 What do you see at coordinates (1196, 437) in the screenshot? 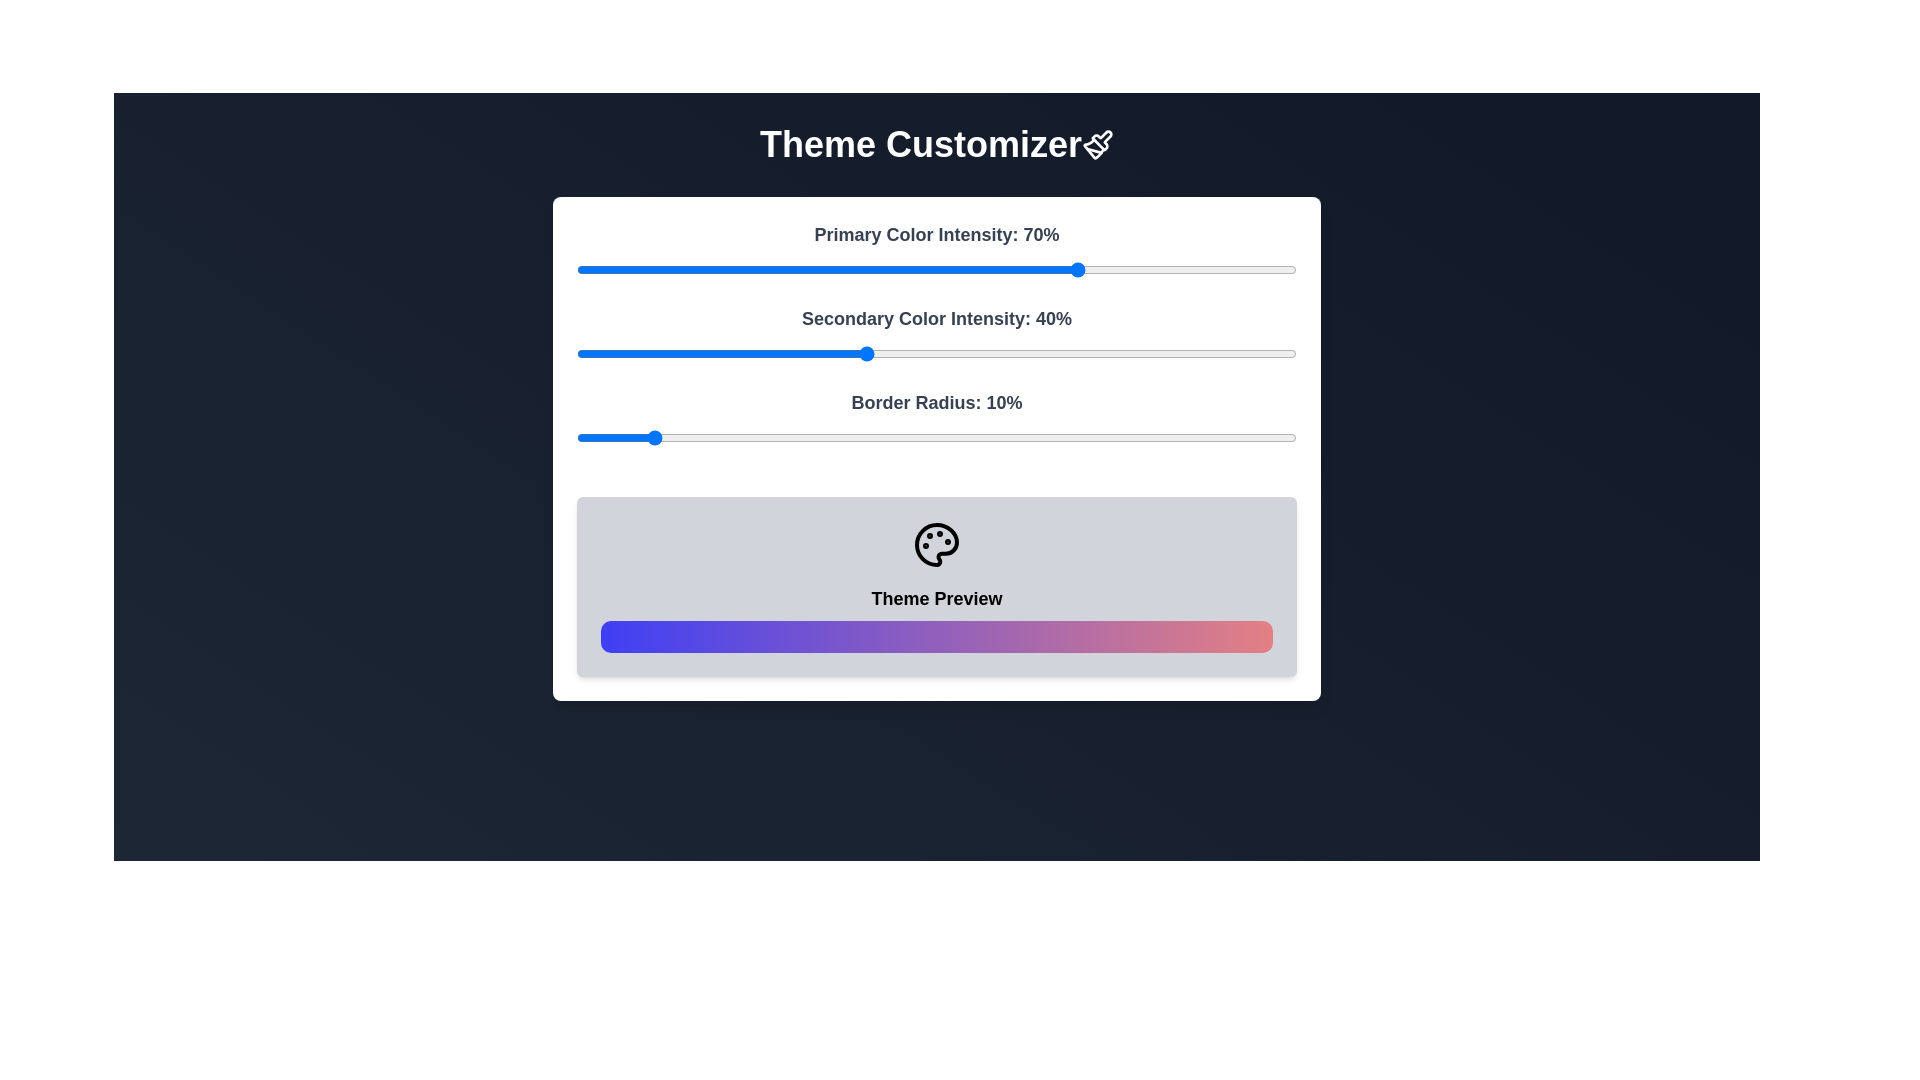
I see `the Border Radius slider to 86%` at bounding box center [1196, 437].